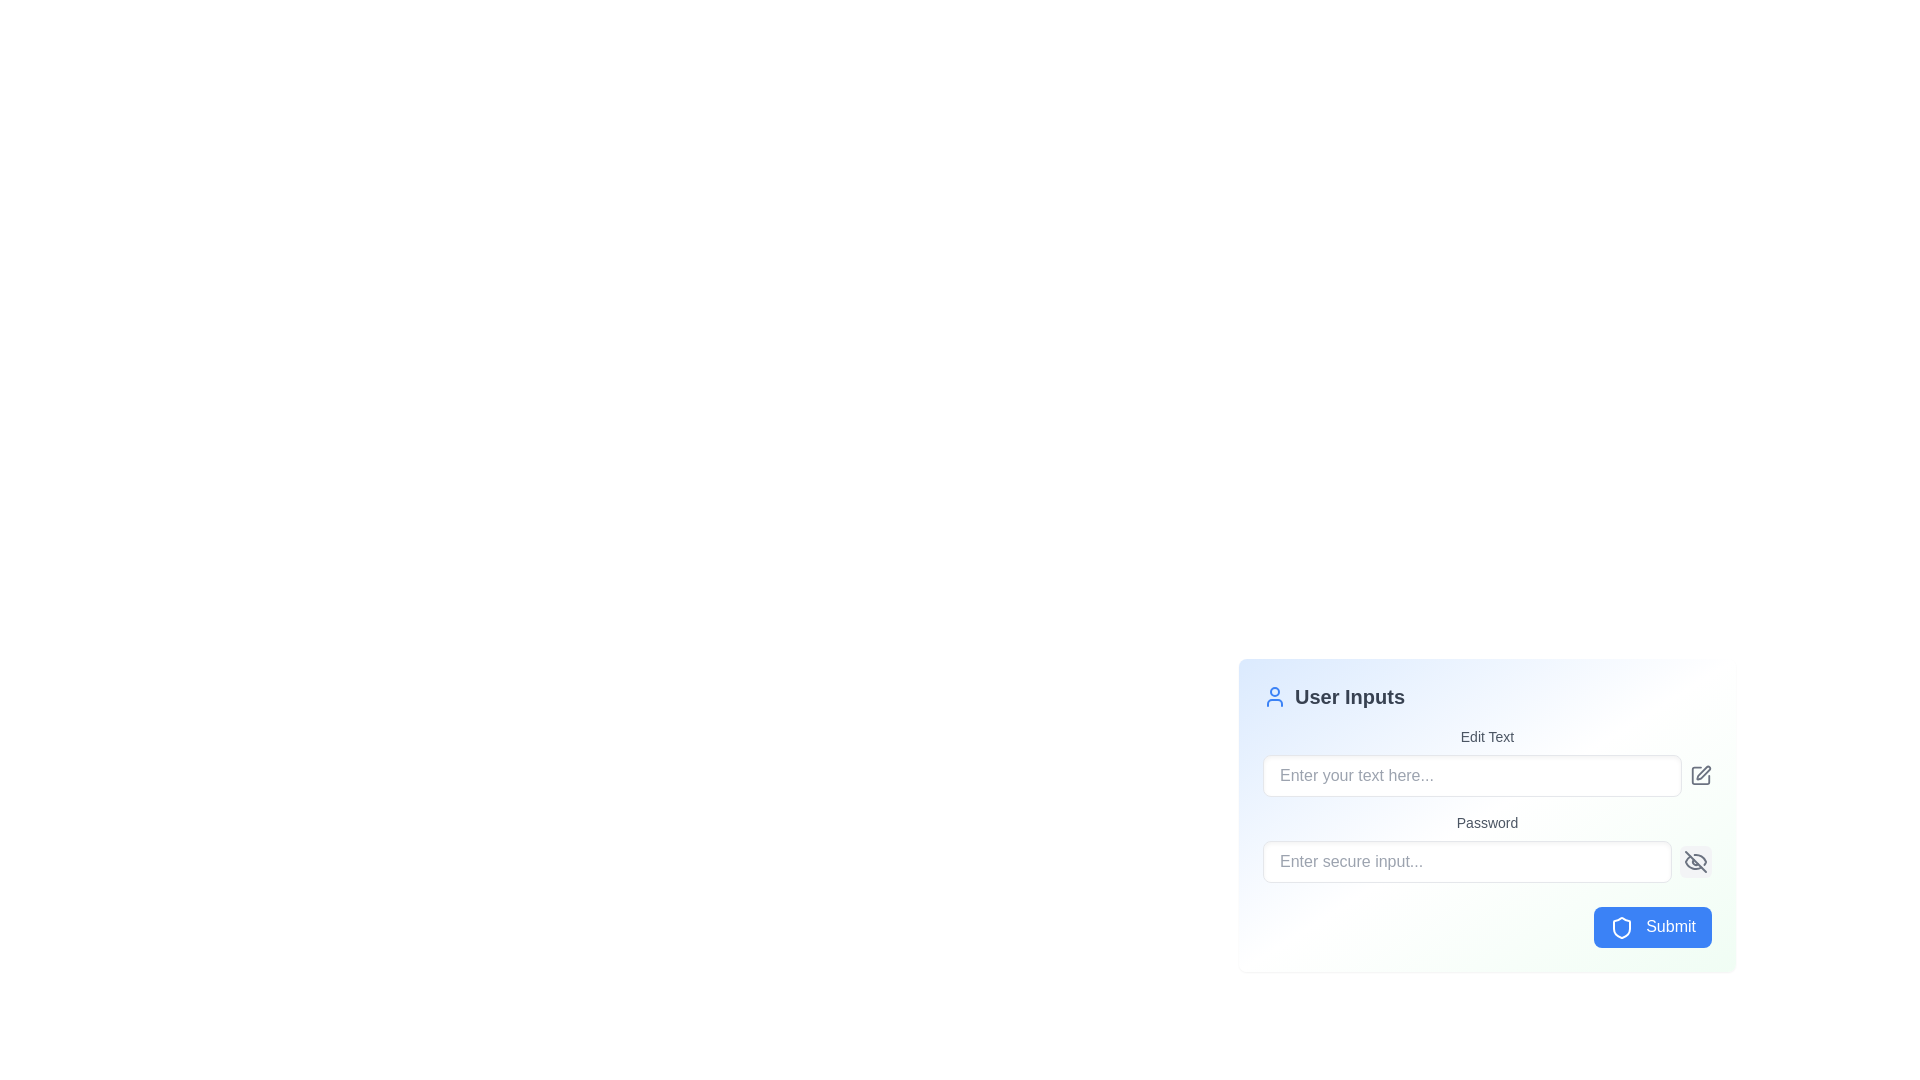 The height and width of the screenshot is (1080, 1920). Describe the element at coordinates (1694, 860) in the screenshot. I see `the visibility toggle icon at the far right of the password input field in the 'User Inputs' section` at that location.